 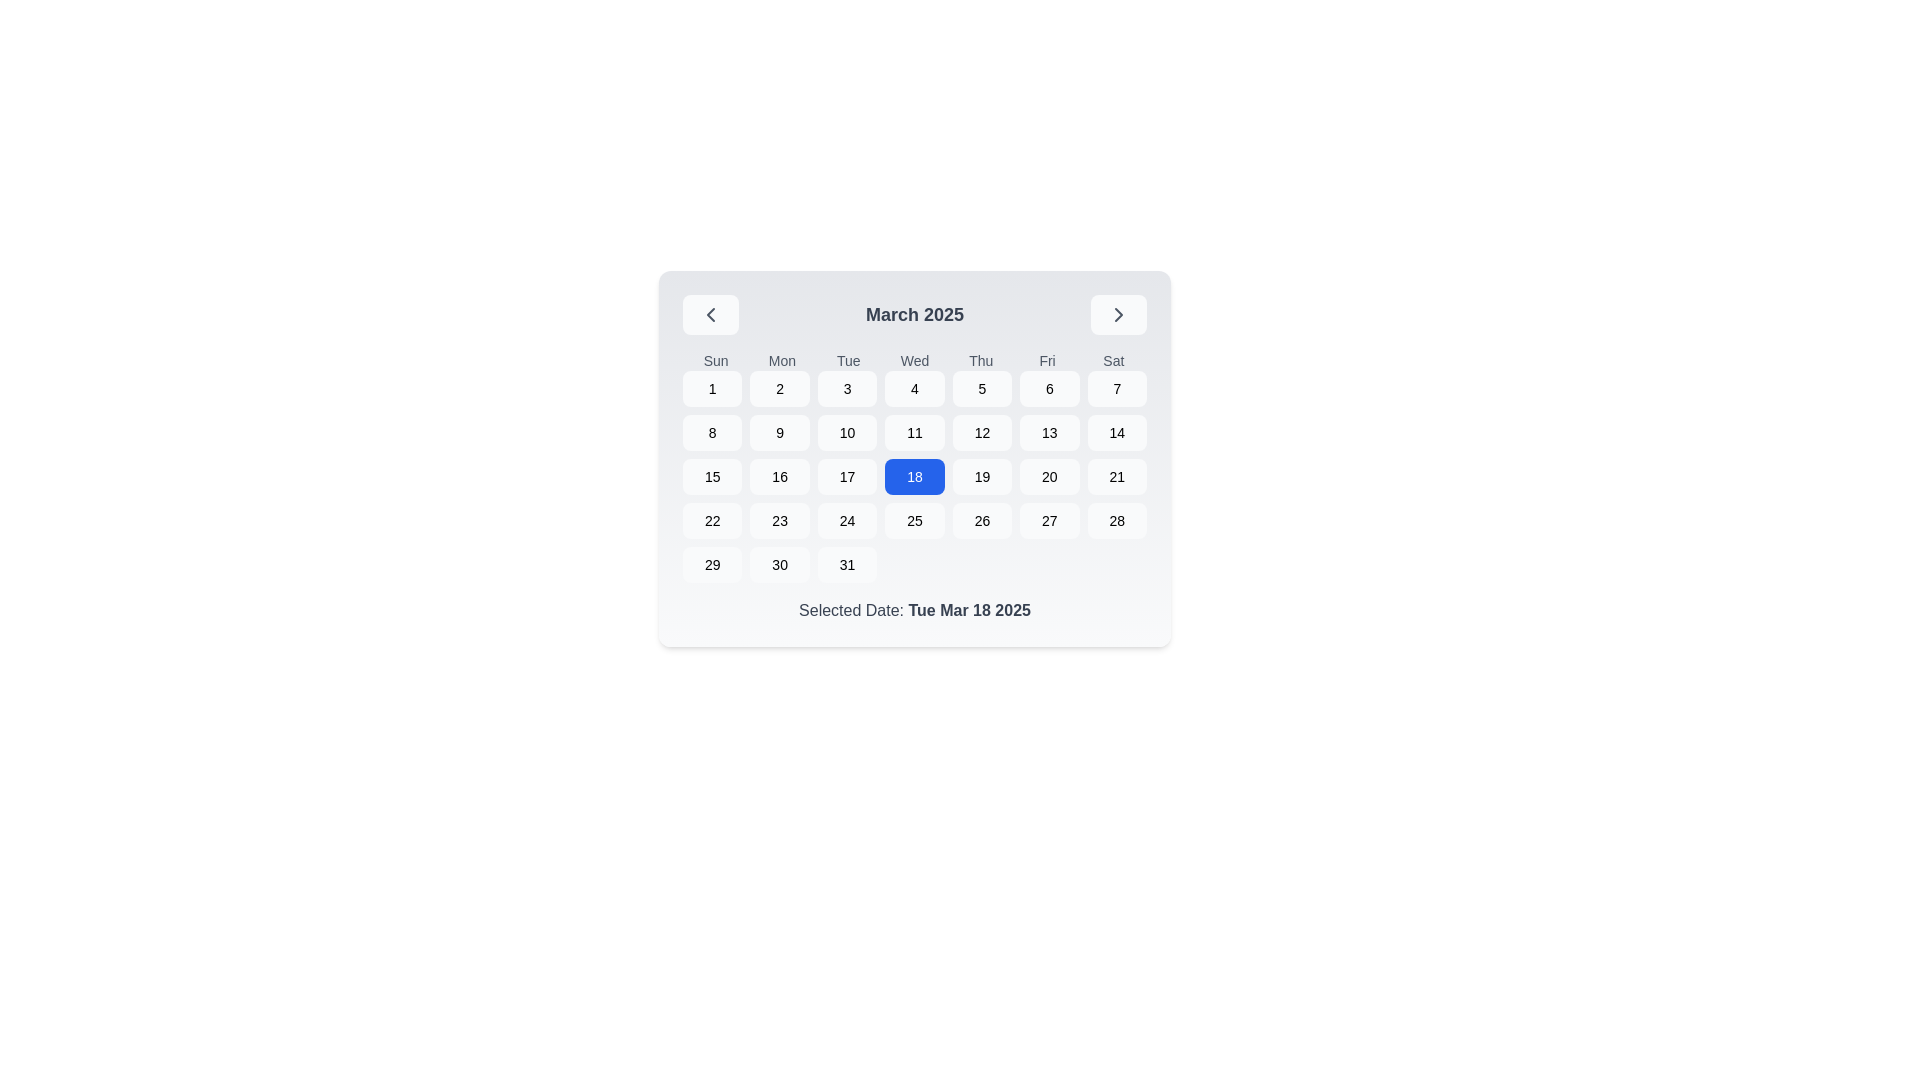 What do you see at coordinates (982, 389) in the screenshot?
I see `the button labeled '5' in the upper right part of the calendar grid` at bounding box center [982, 389].